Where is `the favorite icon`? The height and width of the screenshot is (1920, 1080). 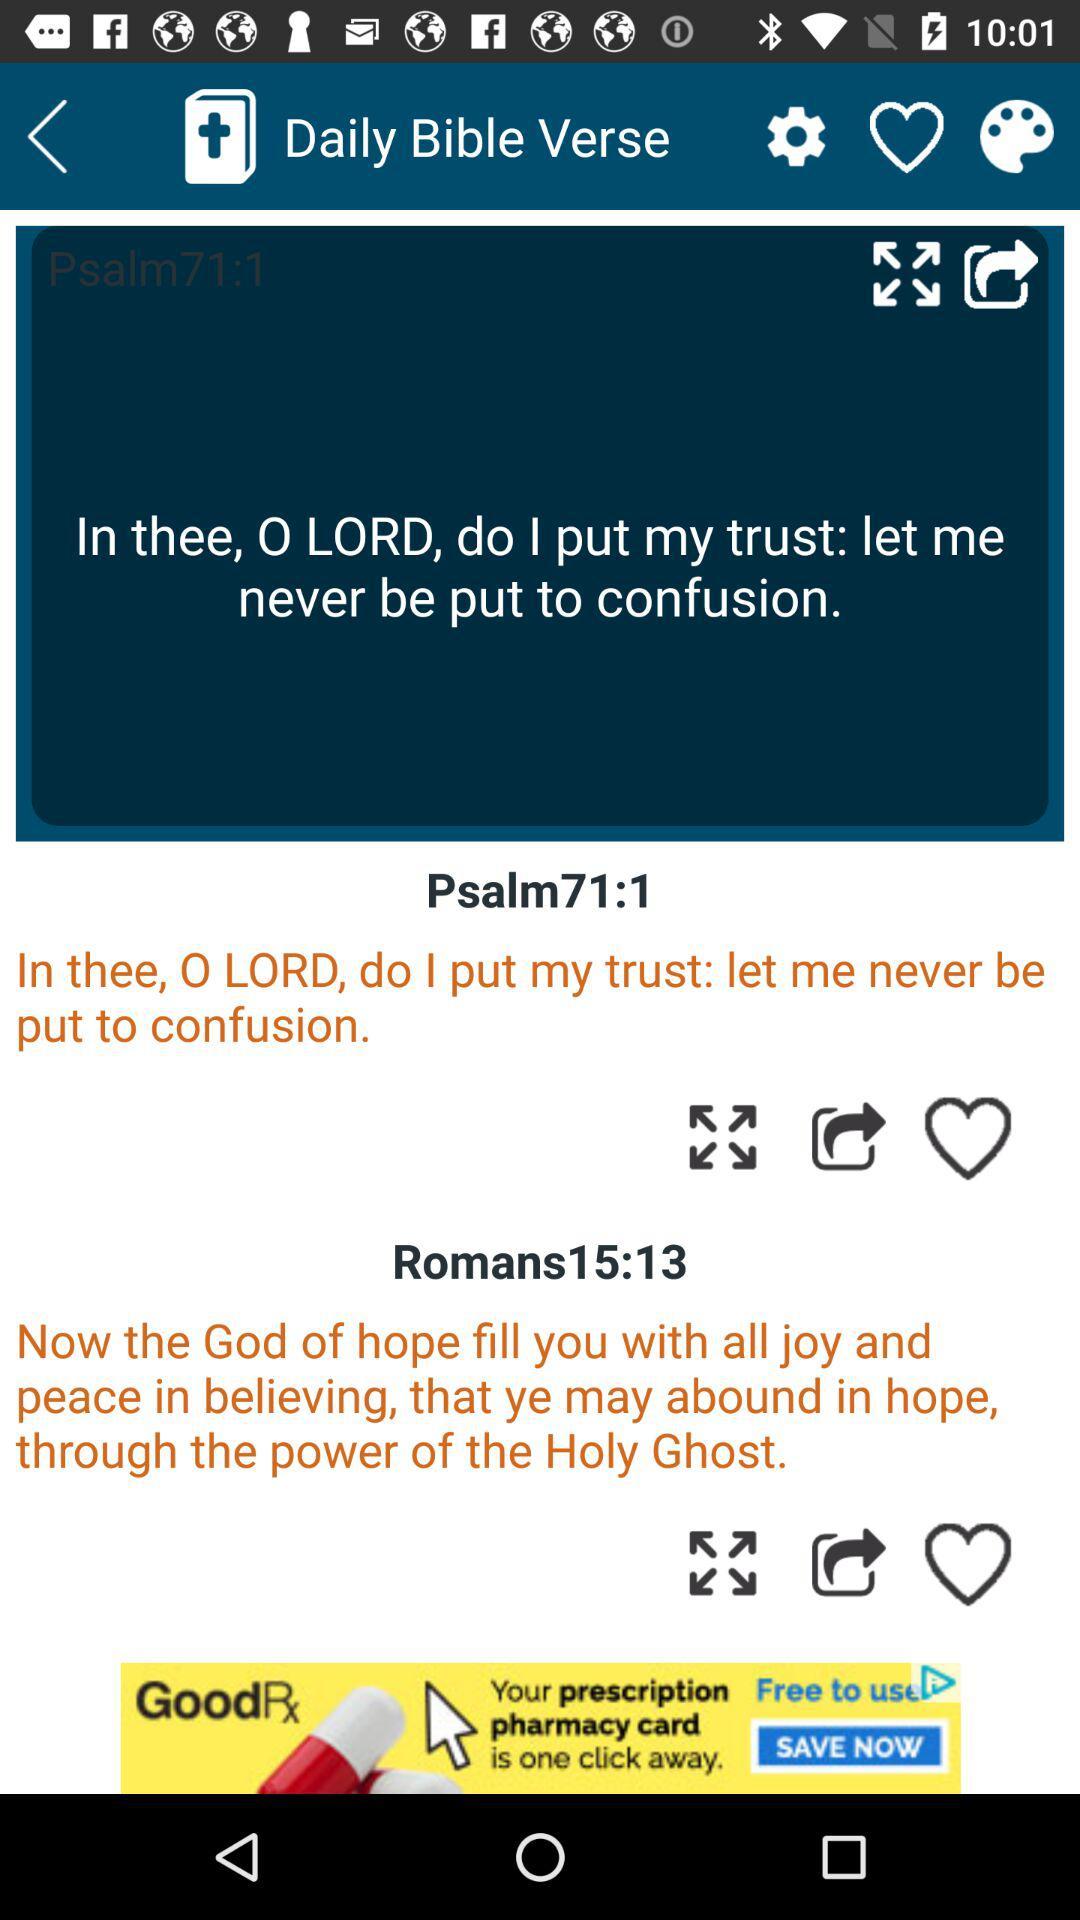
the favorite icon is located at coordinates (906, 135).